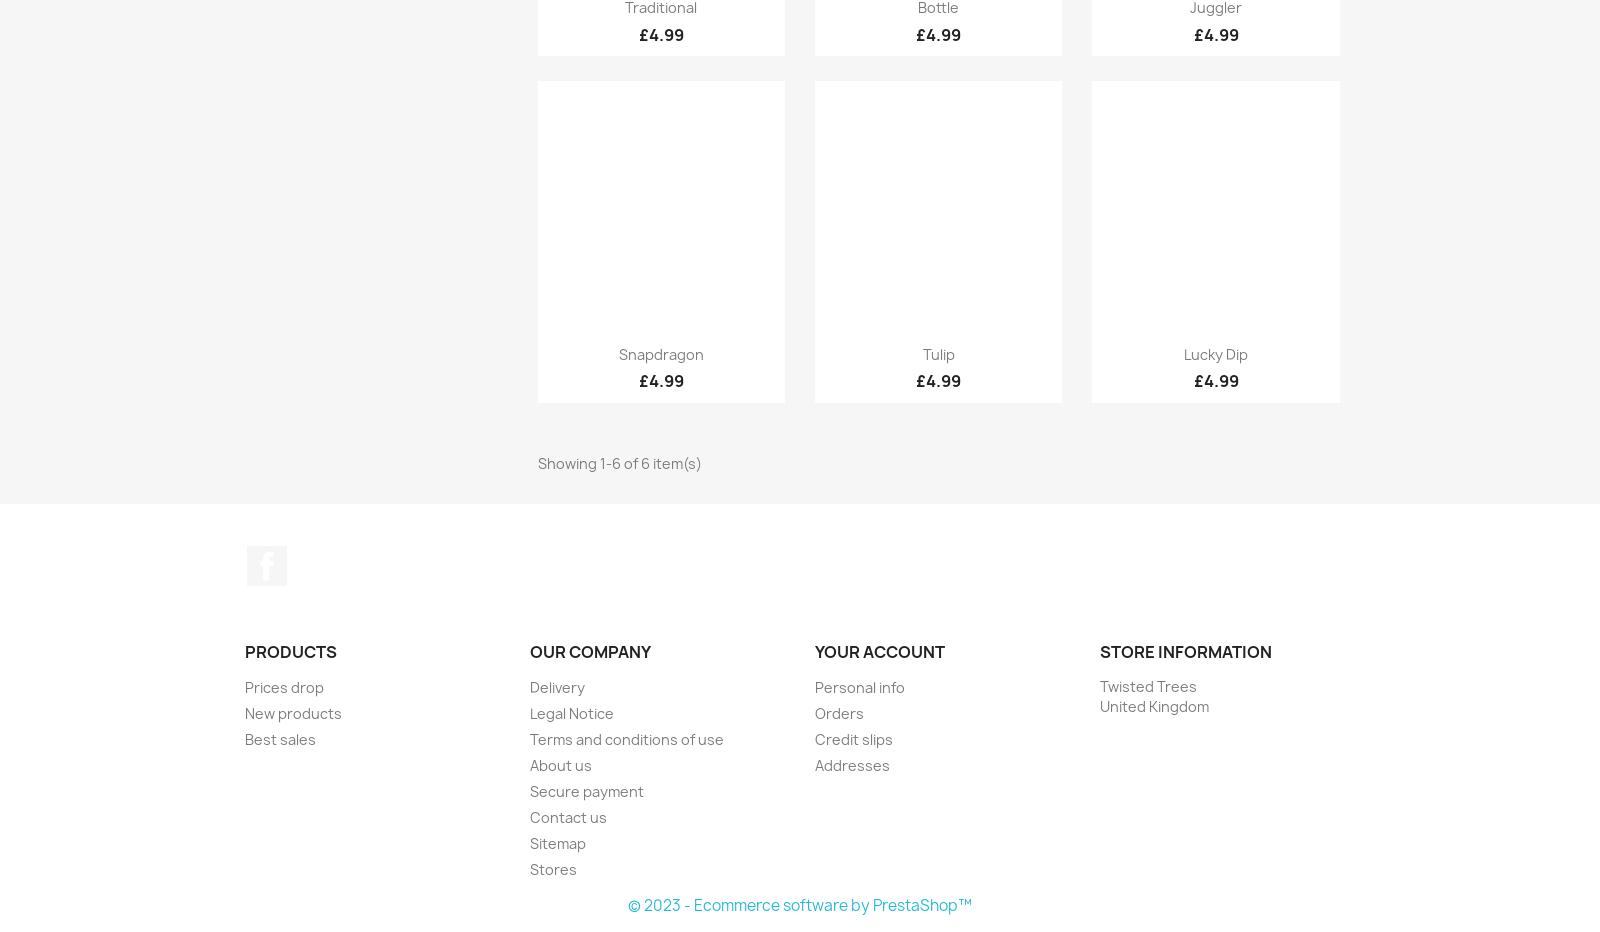 This screenshot has height=932, width=1600. What do you see at coordinates (244, 687) in the screenshot?
I see `'Prices drop'` at bounding box center [244, 687].